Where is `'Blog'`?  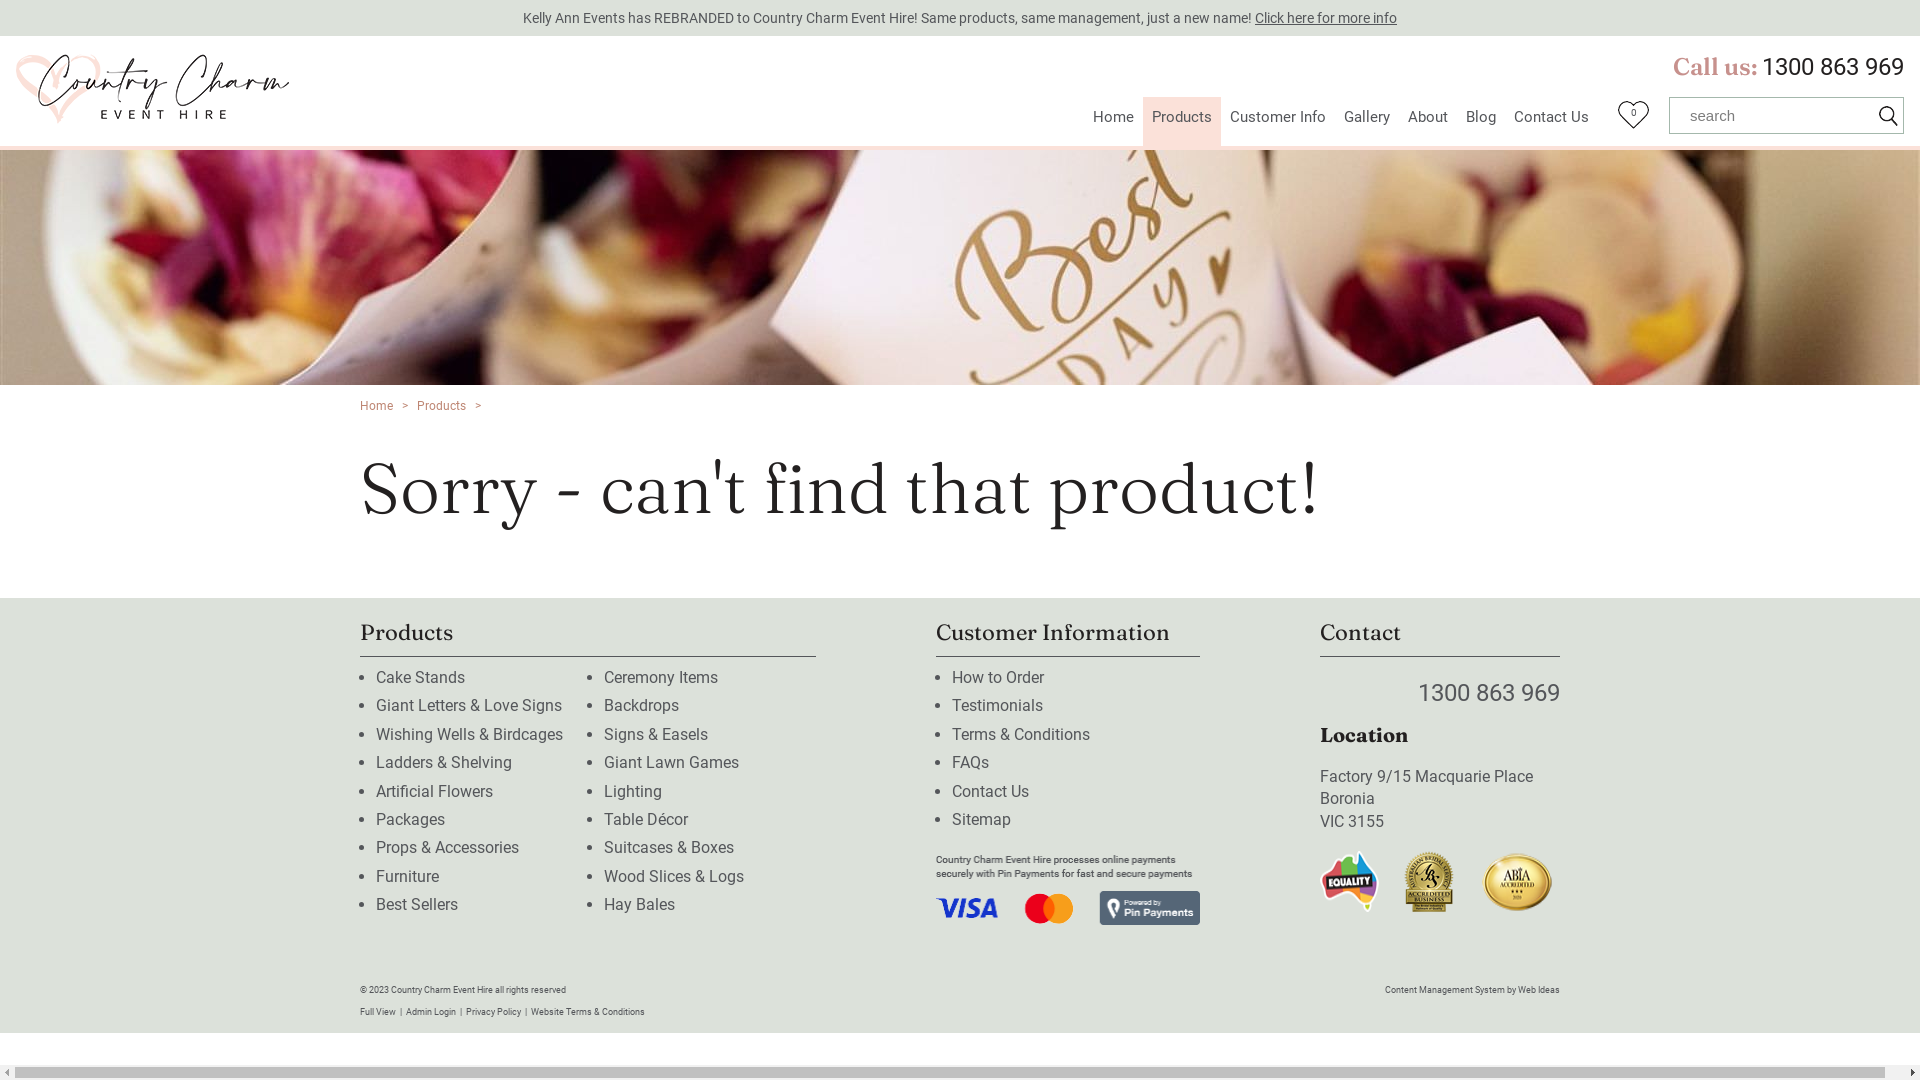 'Blog' is located at coordinates (1457, 121).